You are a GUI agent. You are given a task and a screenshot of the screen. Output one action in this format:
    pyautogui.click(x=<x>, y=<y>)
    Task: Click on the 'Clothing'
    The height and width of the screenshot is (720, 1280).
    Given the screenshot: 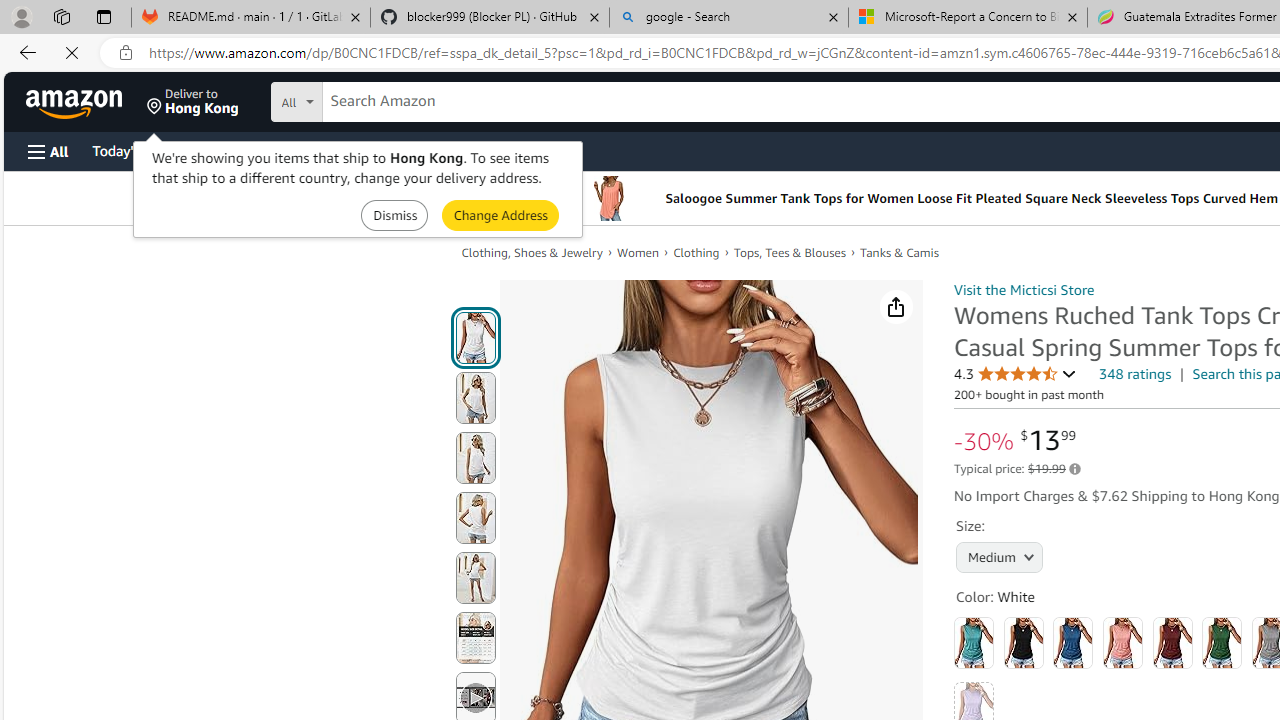 What is the action you would take?
    pyautogui.click(x=704, y=252)
    